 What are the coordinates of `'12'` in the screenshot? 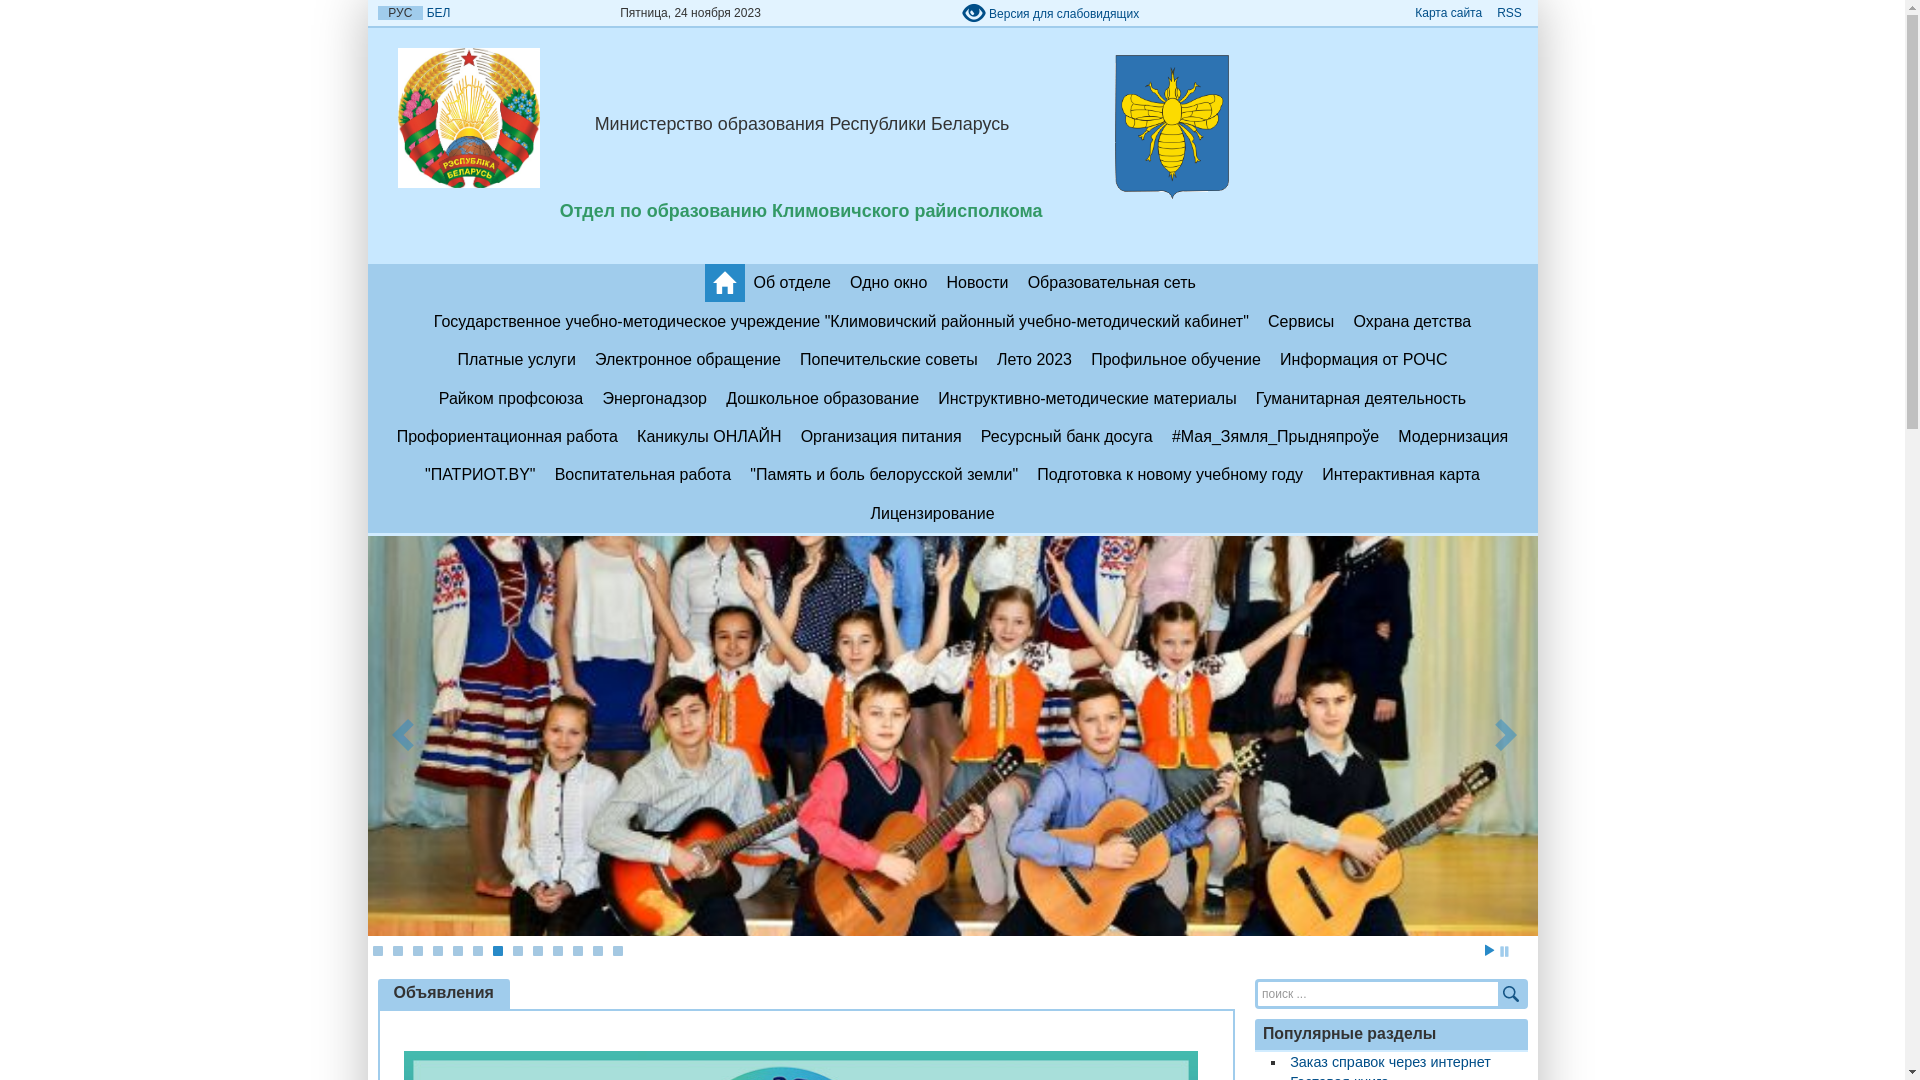 It's located at (595, 950).